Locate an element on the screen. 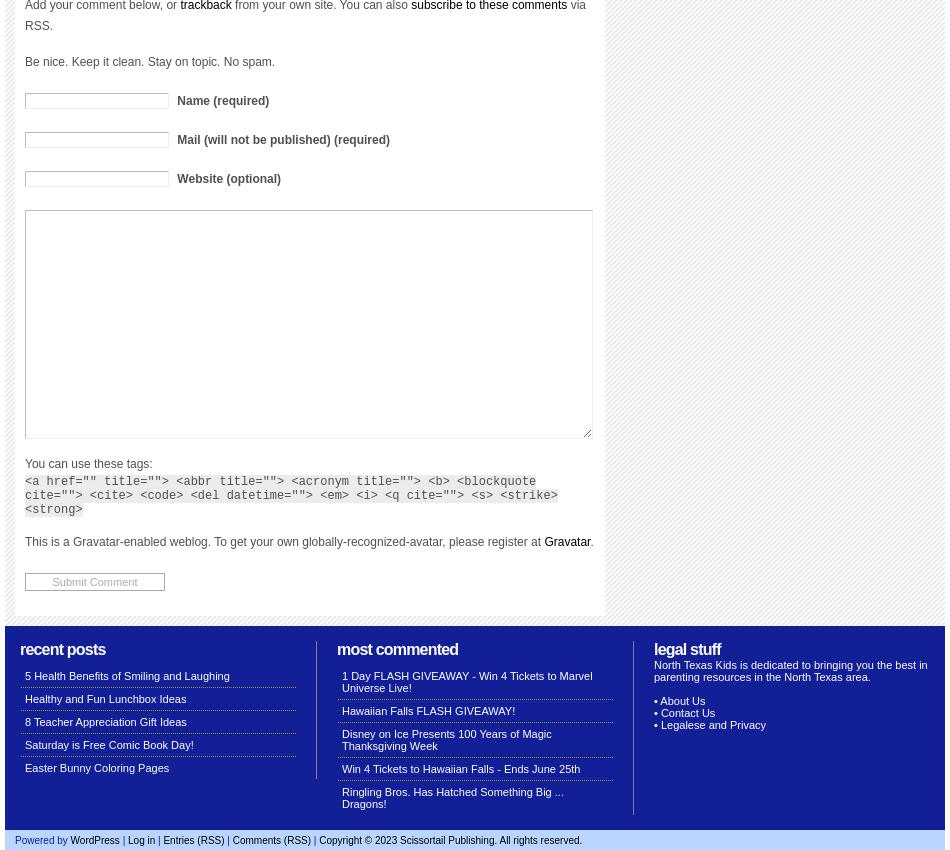 Image resolution: width=950 pixels, height=850 pixels. 'Hawaiian Falls FLASH GIVEAWAY!' is located at coordinates (427, 710).